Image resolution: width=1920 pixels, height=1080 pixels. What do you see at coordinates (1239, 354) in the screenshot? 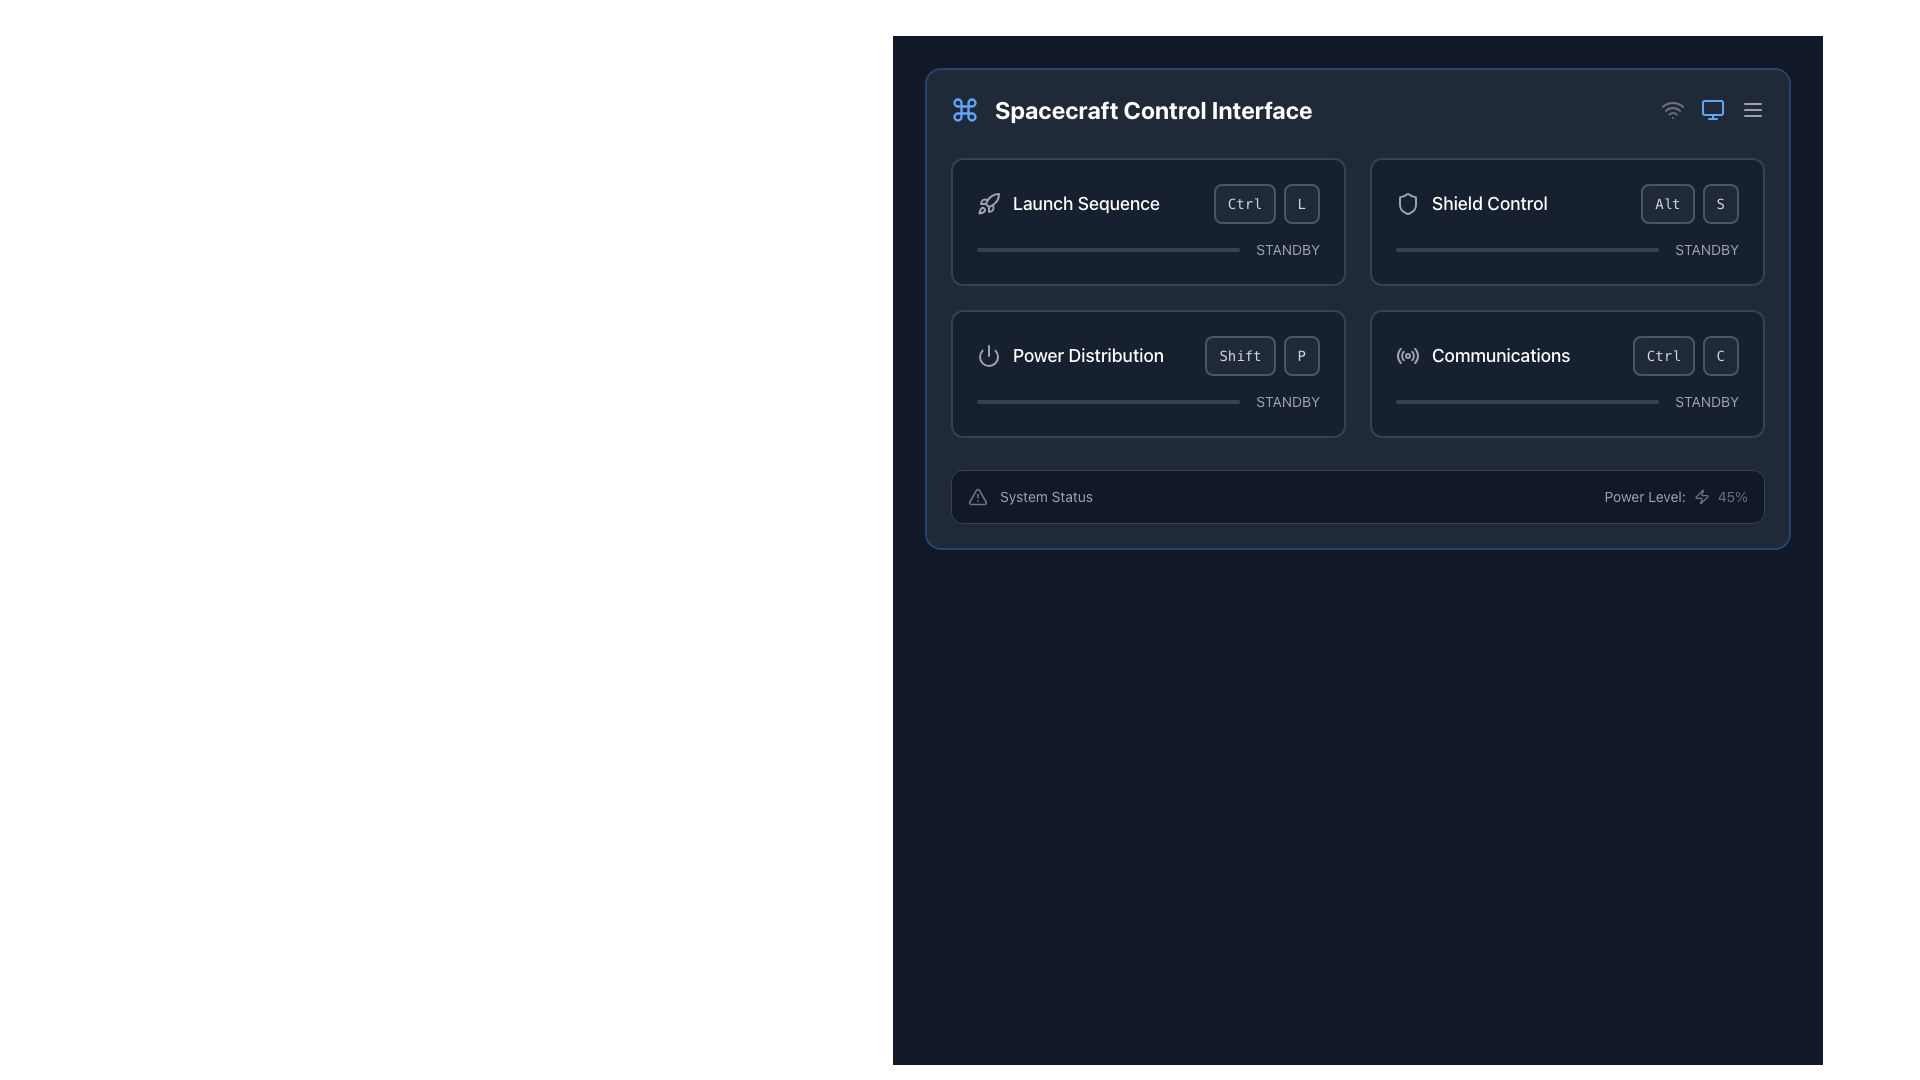
I see `the Button-like label element associated with the 'Shift' key in the 'Power Distribution' section, located to the left of the 'P' label` at bounding box center [1239, 354].